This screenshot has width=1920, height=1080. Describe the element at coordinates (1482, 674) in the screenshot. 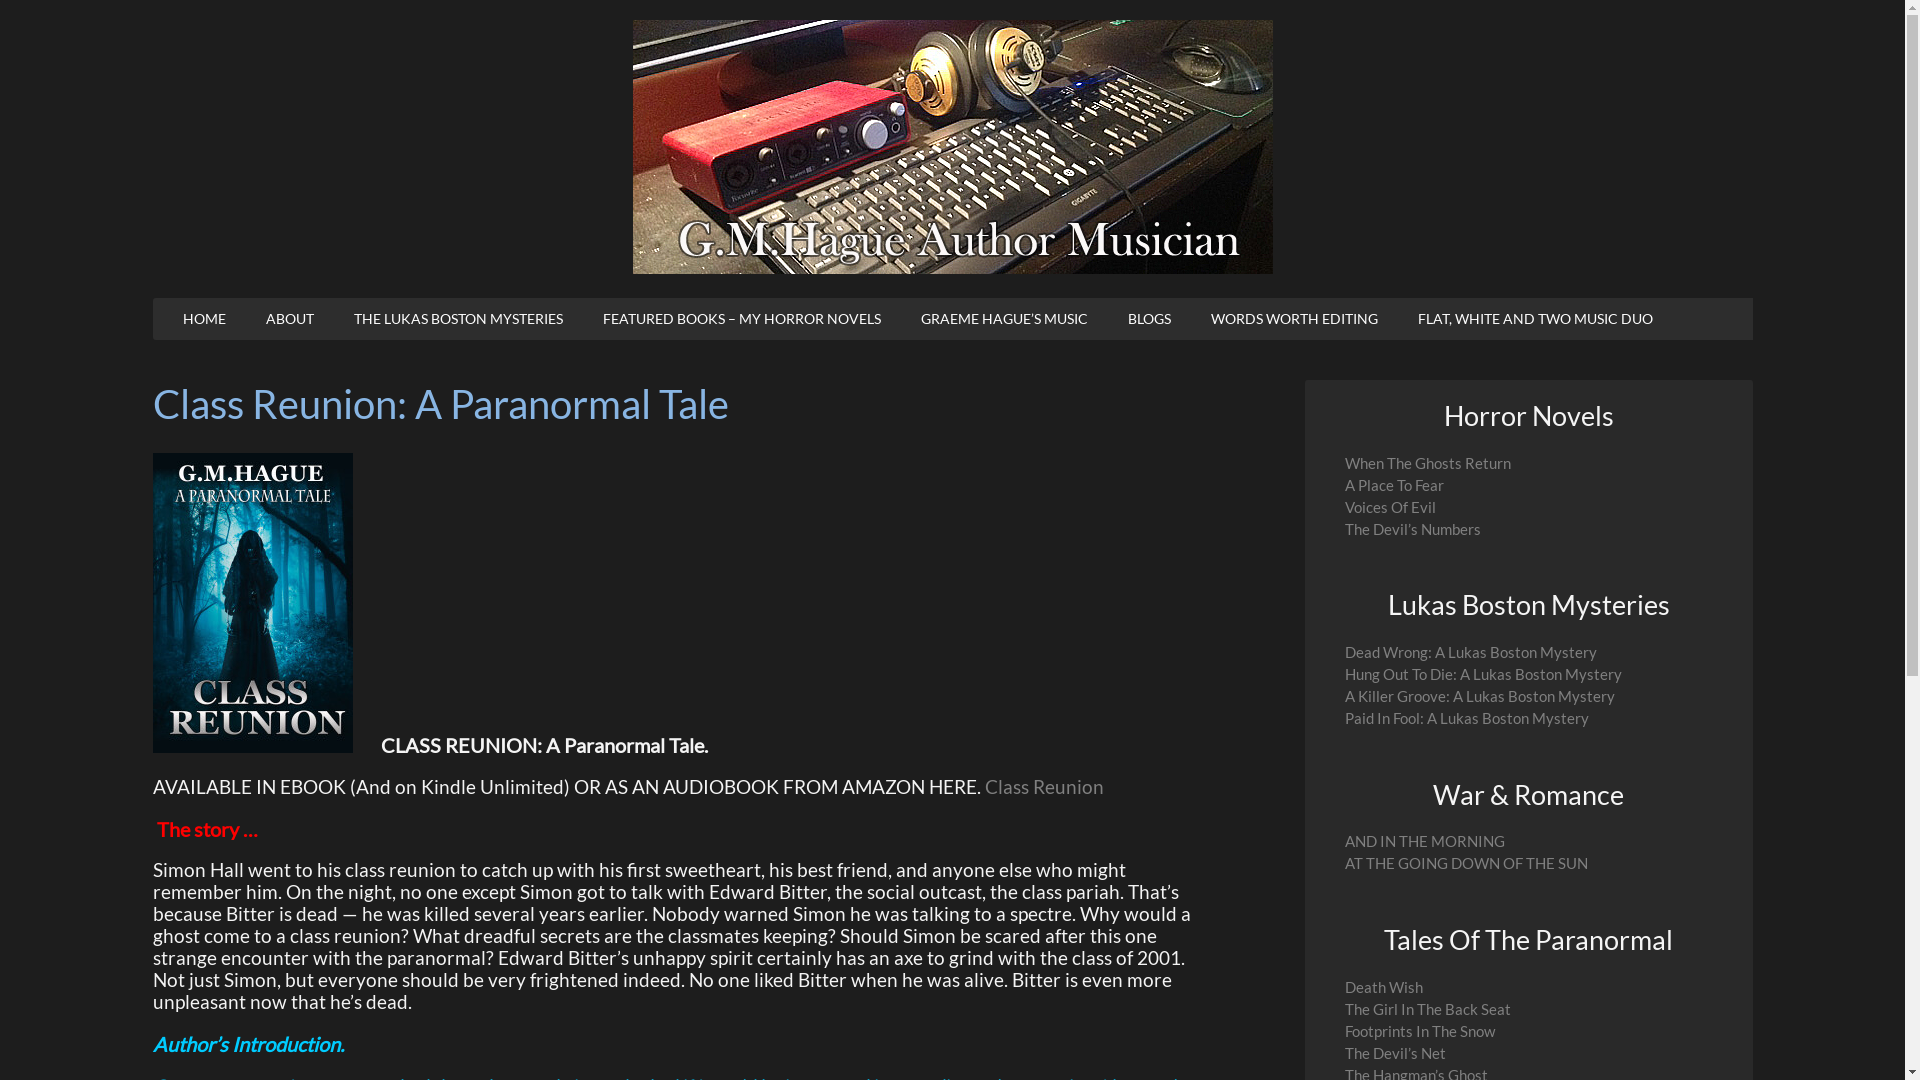

I see `'Hung Out To Die: A Lukas Boston Mystery'` at that location.